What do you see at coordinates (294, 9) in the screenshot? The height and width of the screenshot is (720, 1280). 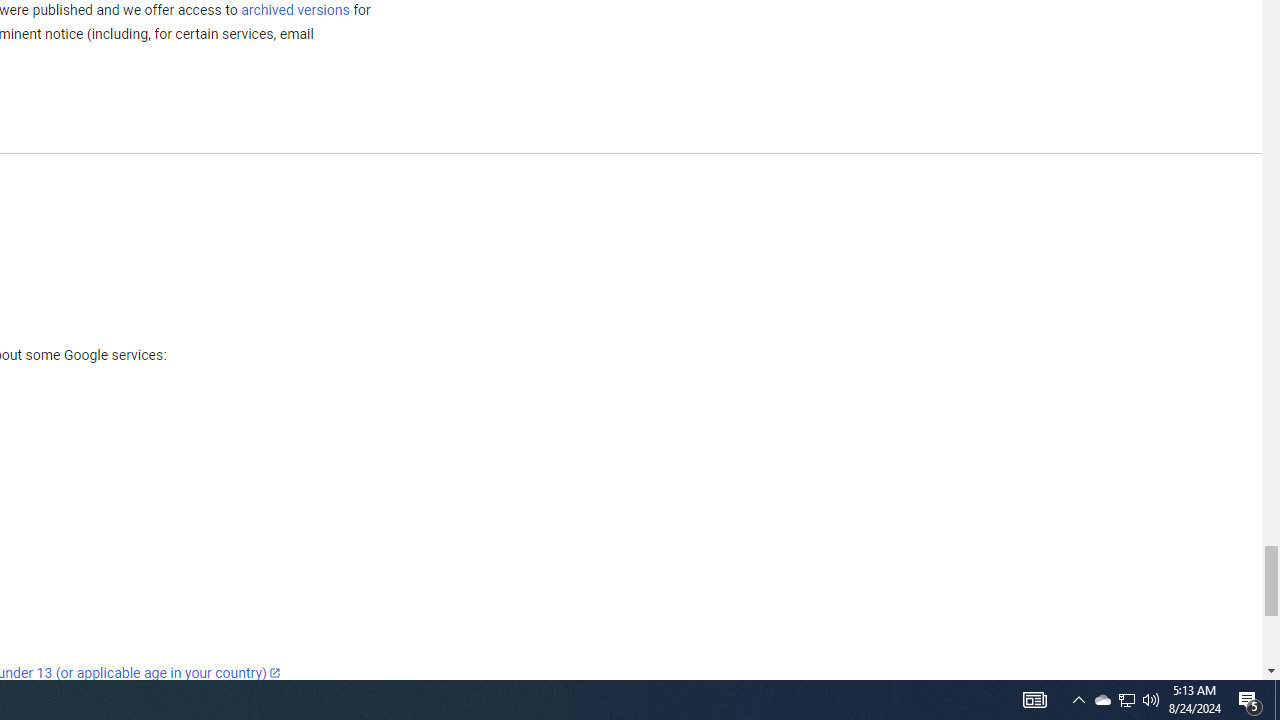 I see `'archived versions'` at bounding box center [294, 9].